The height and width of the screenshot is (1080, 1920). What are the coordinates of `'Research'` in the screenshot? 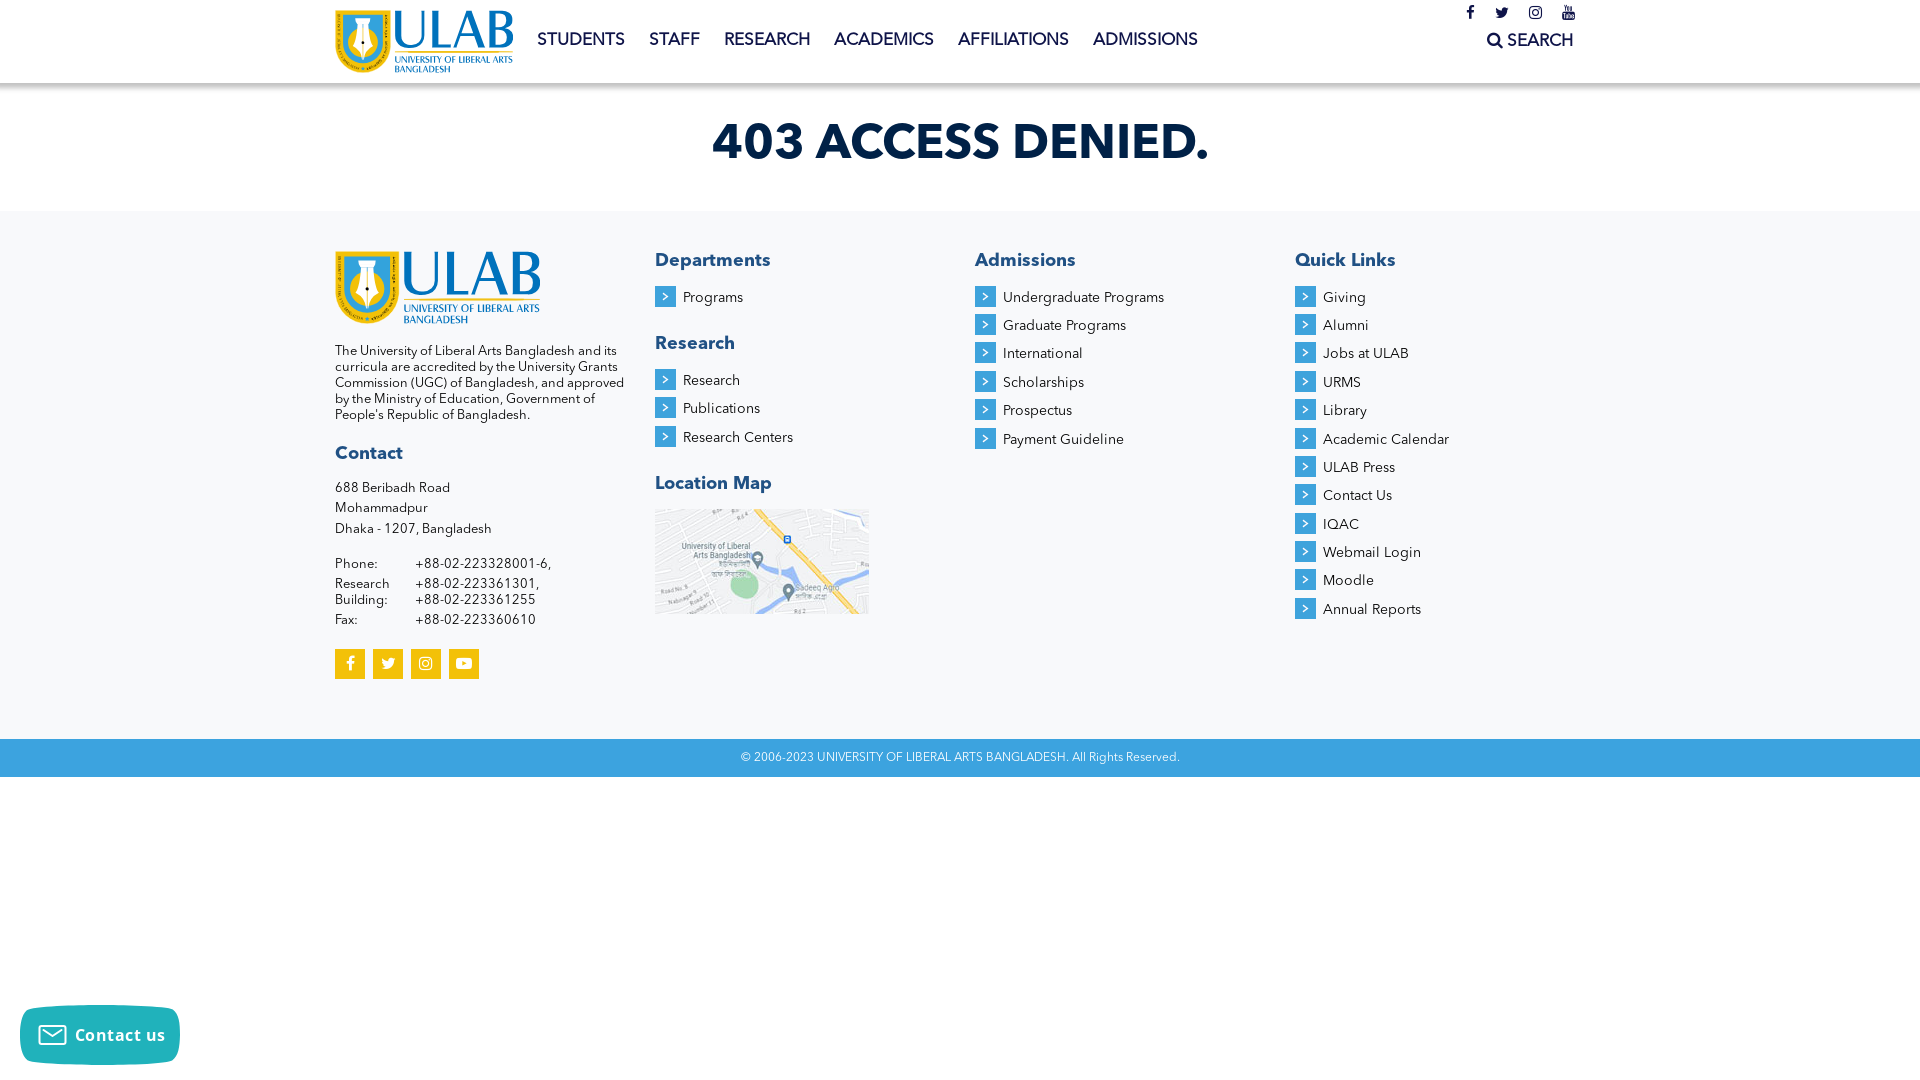 It's located at (682, 381).